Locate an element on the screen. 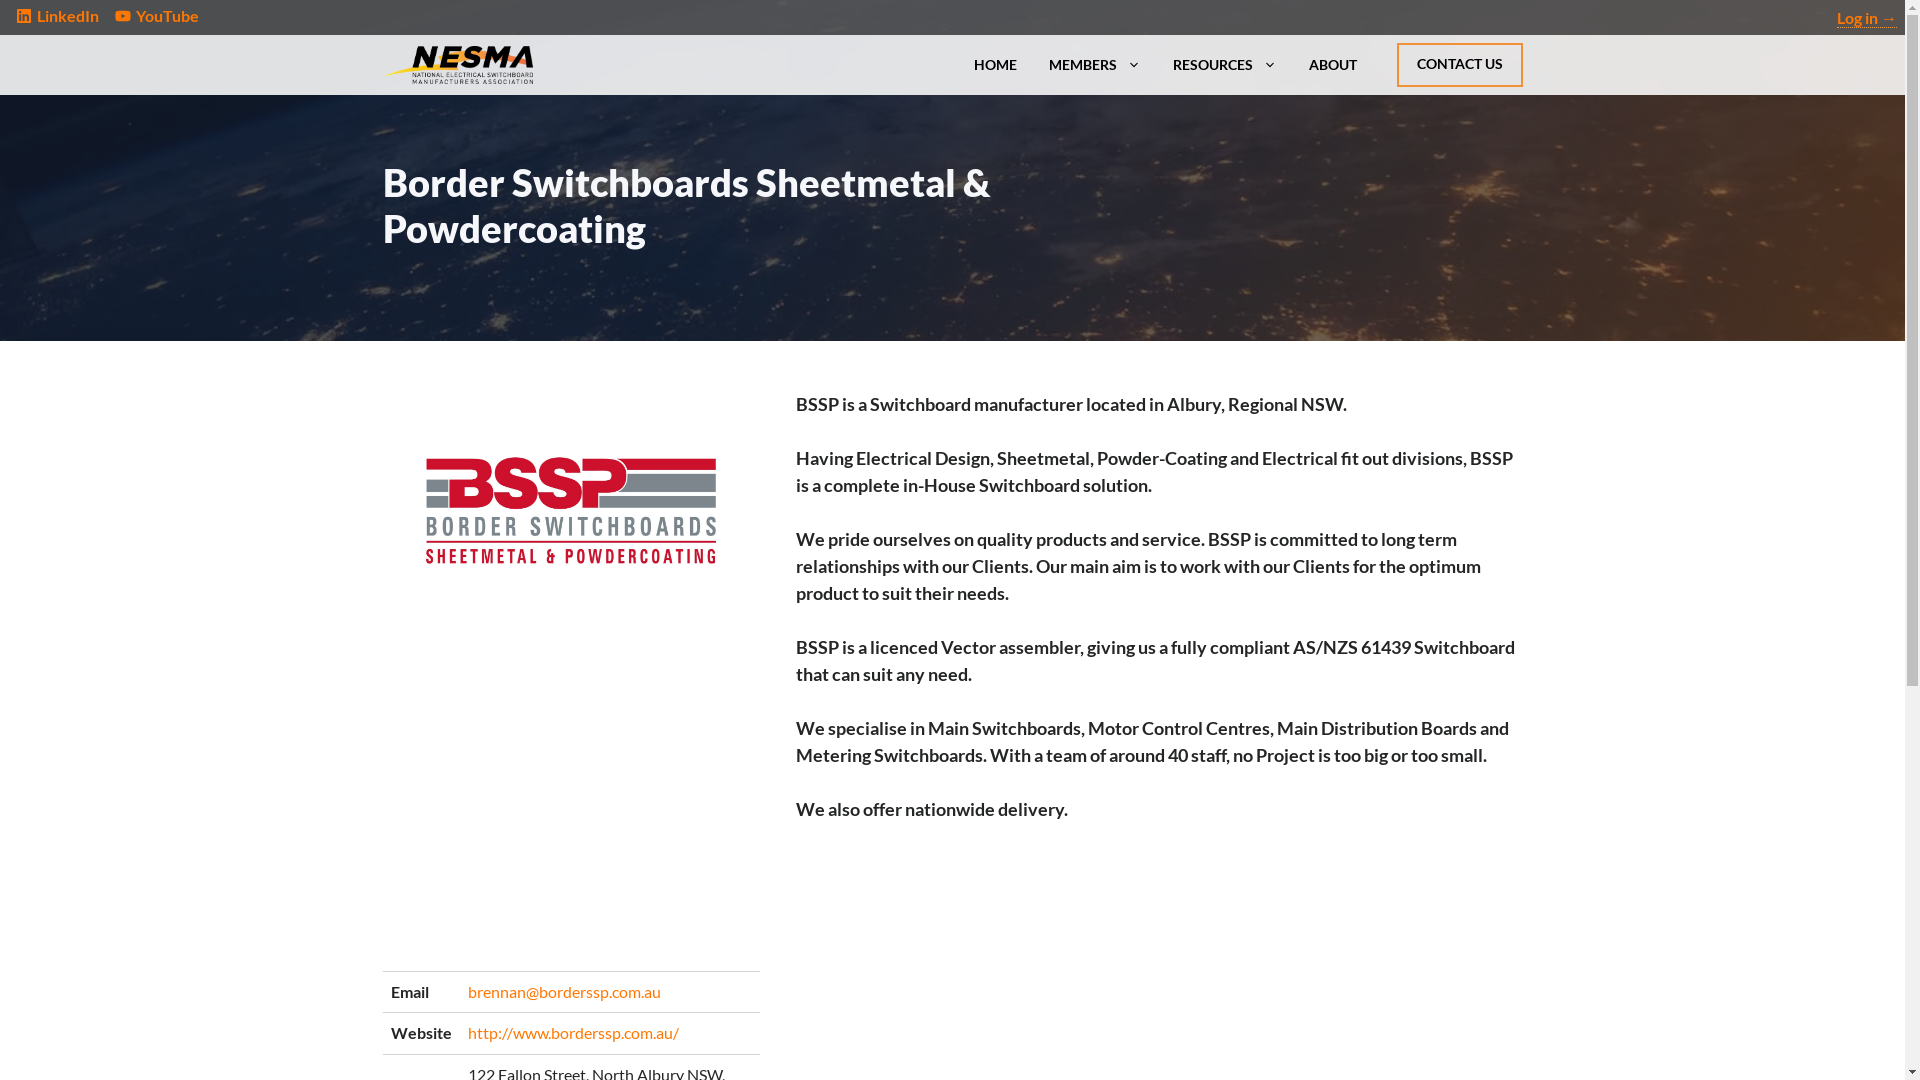  'CONTACT US' is located at coordinates (1459, 64).